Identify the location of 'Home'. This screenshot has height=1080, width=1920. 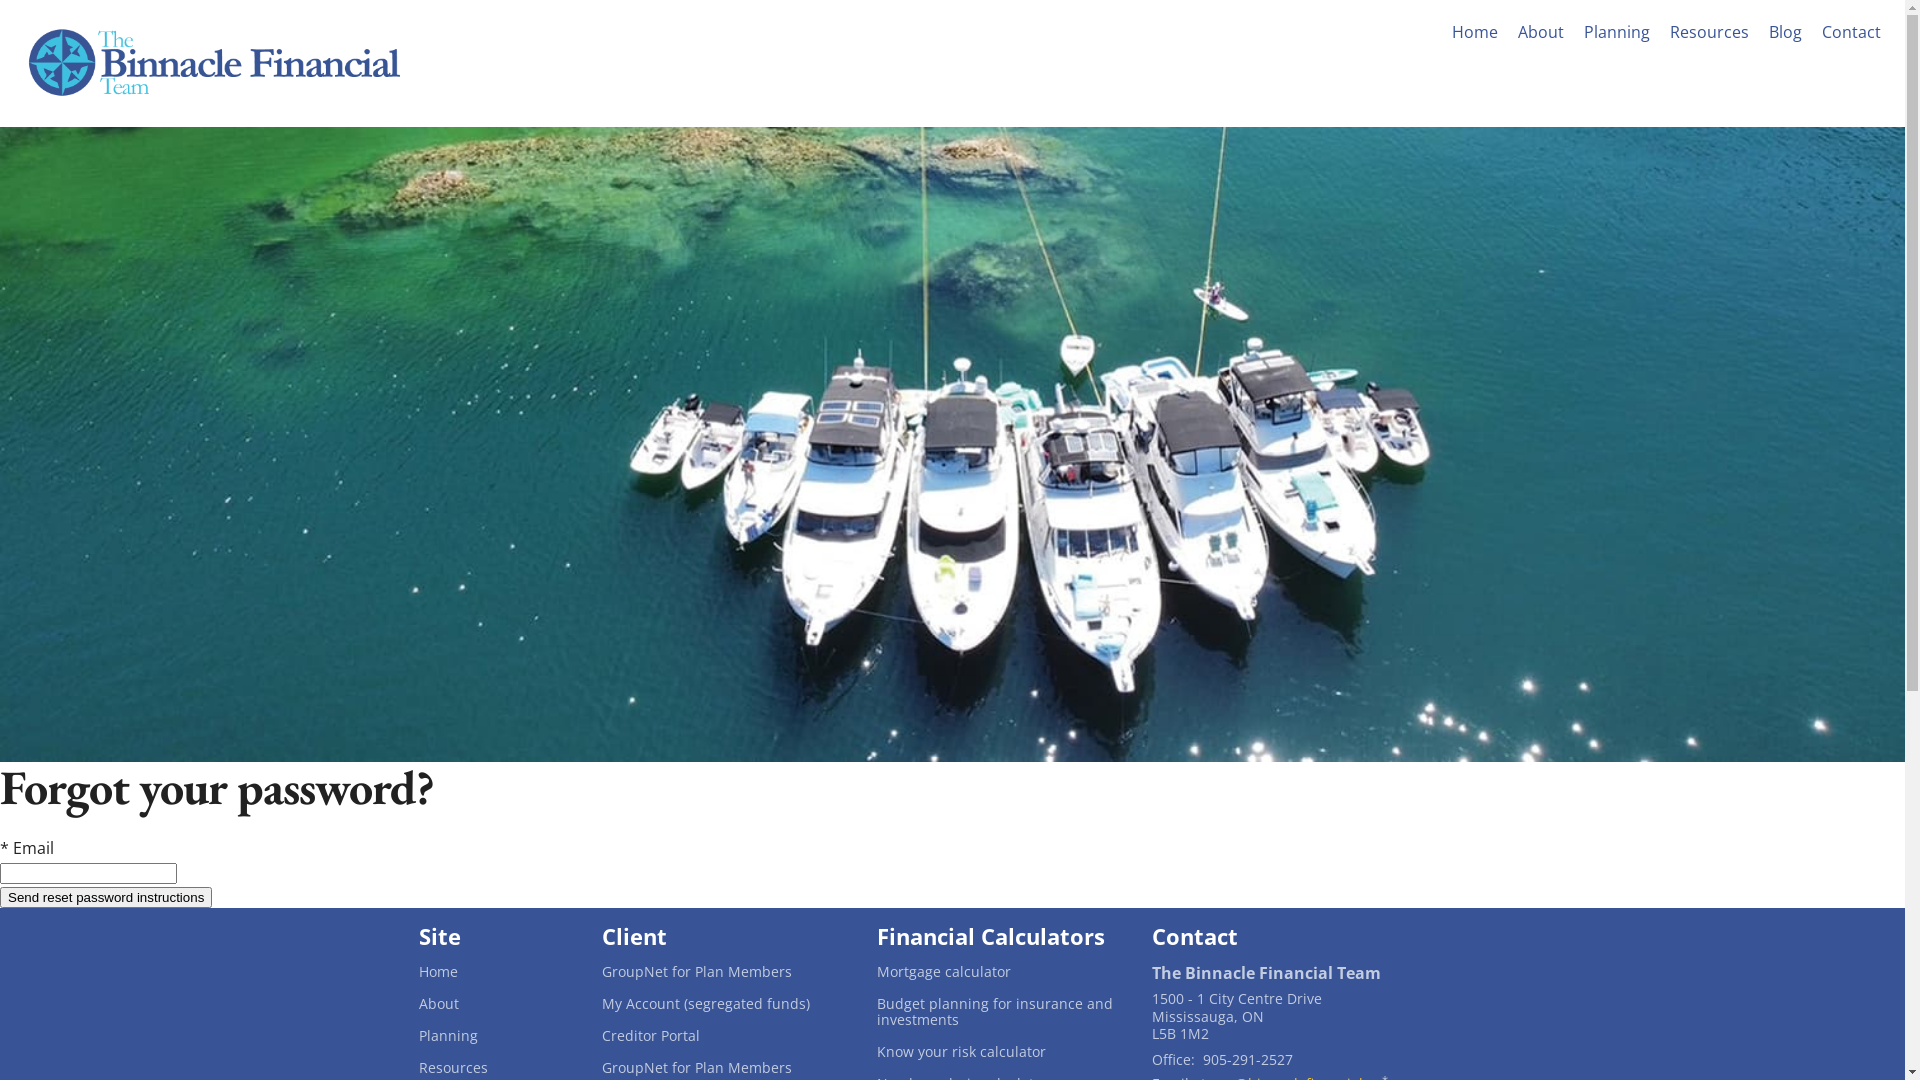
(493, 971).